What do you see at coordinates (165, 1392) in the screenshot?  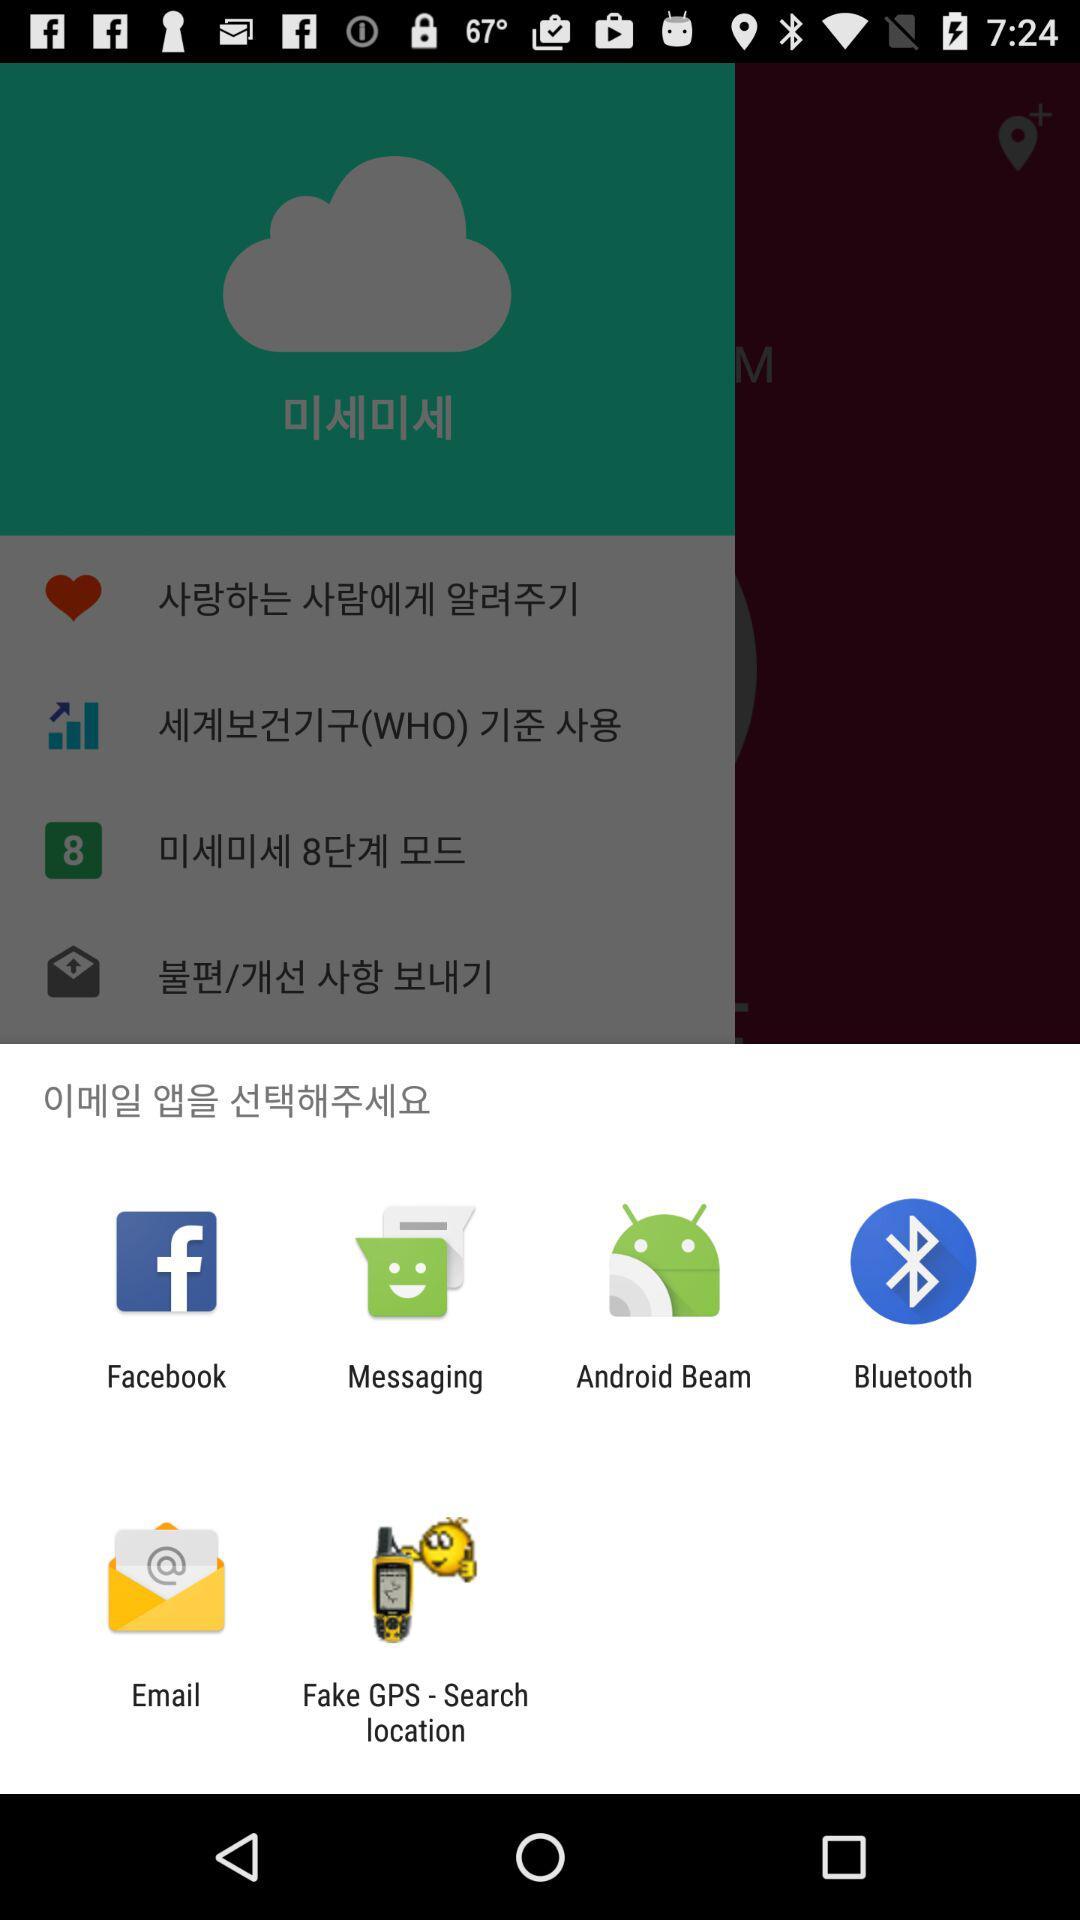 I see `item next to messaging icon` at bounding box center [165, 1392].